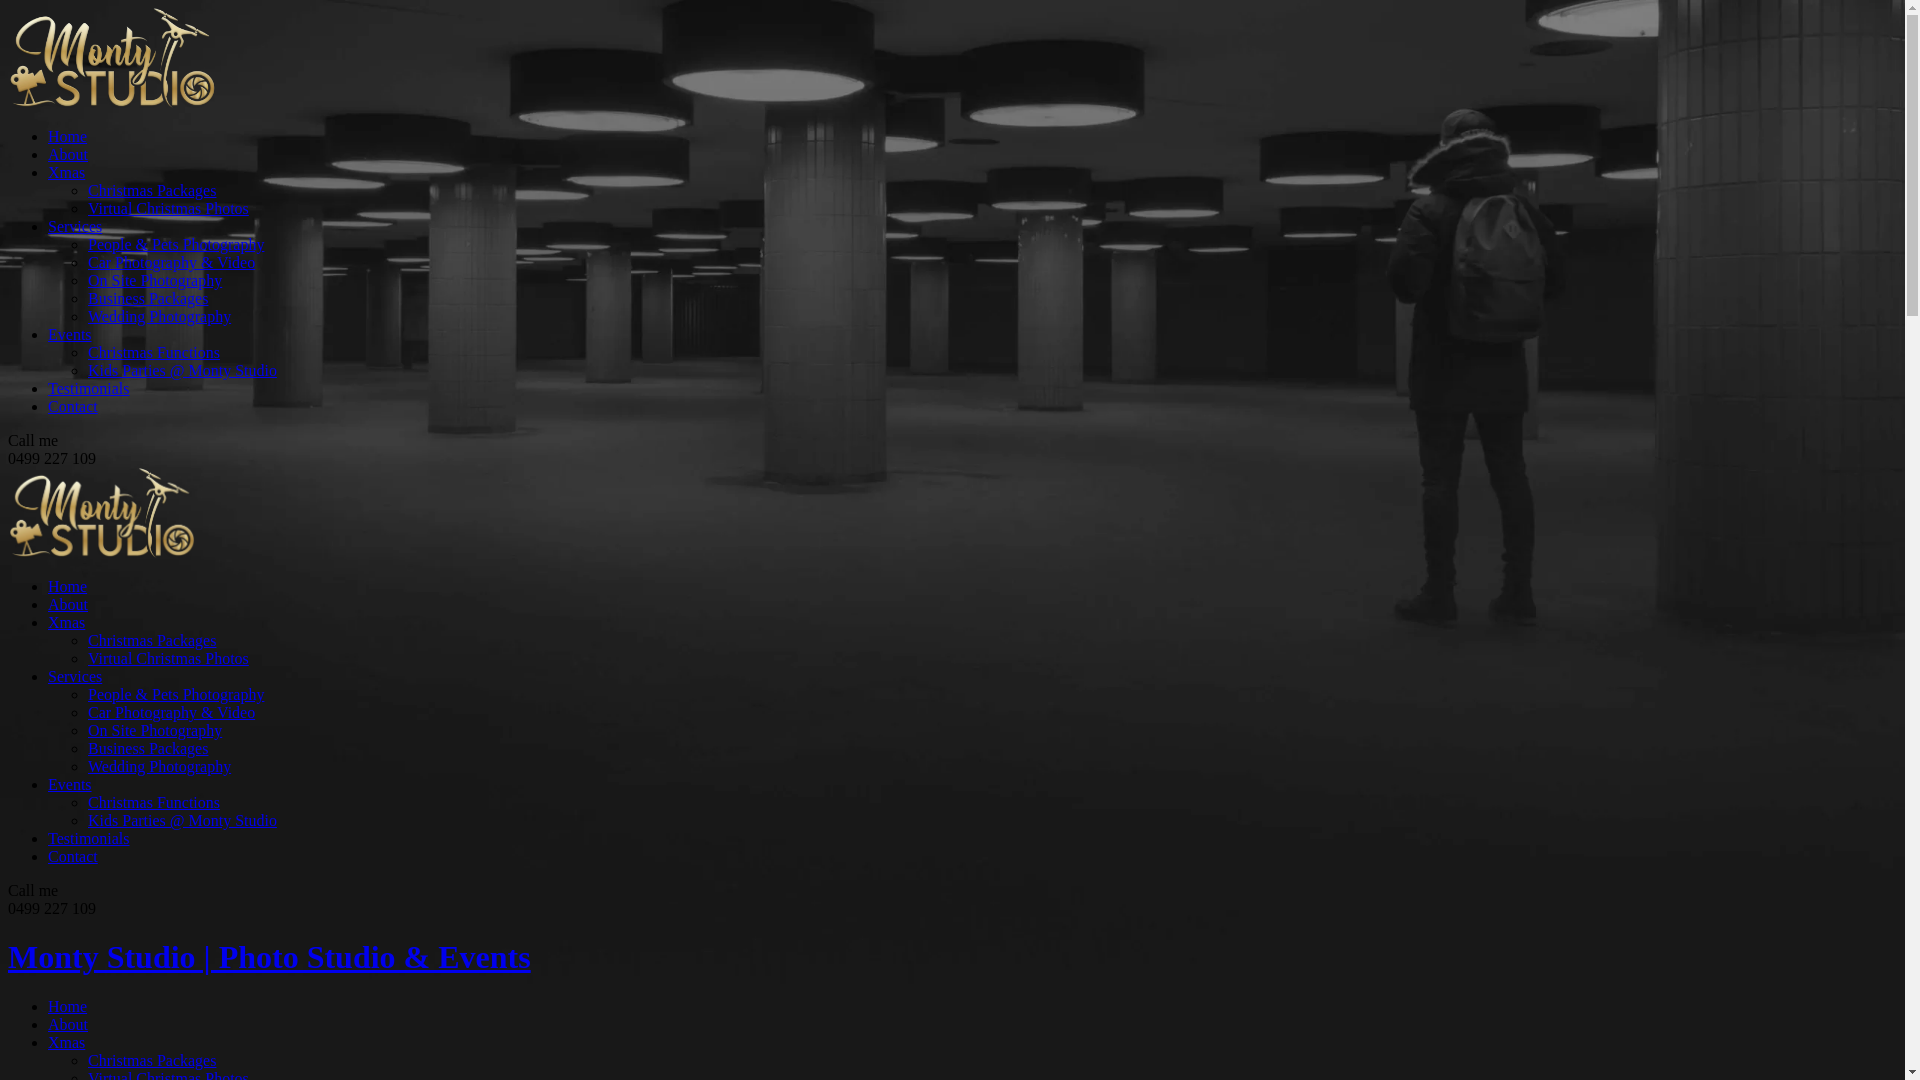 The width and height of the screenshot is (1920, 1080). Describe the element at coordinates (48, 585) in the screenshot. I see `'Home'` at that location.